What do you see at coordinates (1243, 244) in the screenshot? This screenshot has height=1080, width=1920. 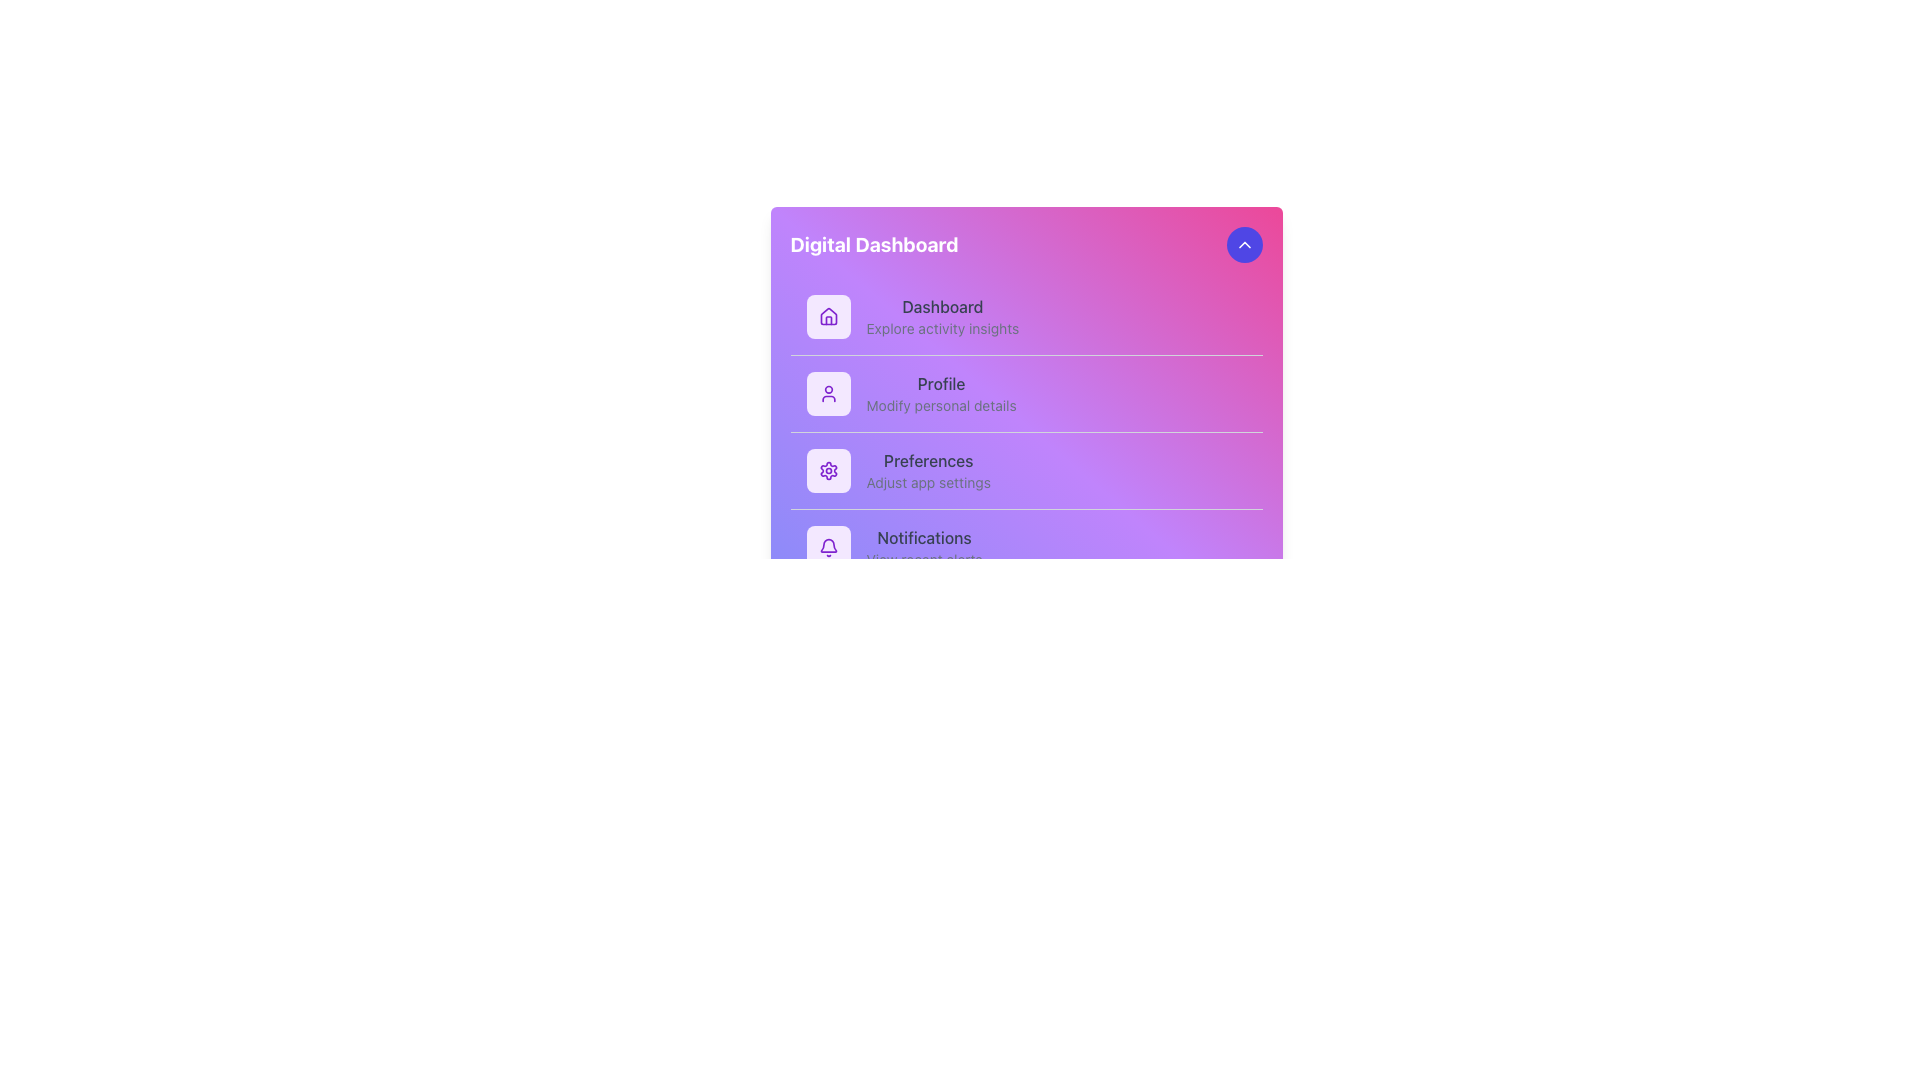 I see `the collapsible toggle button icon located at the top-right corner of the card-like layout` at bounding box center [1243, 244].